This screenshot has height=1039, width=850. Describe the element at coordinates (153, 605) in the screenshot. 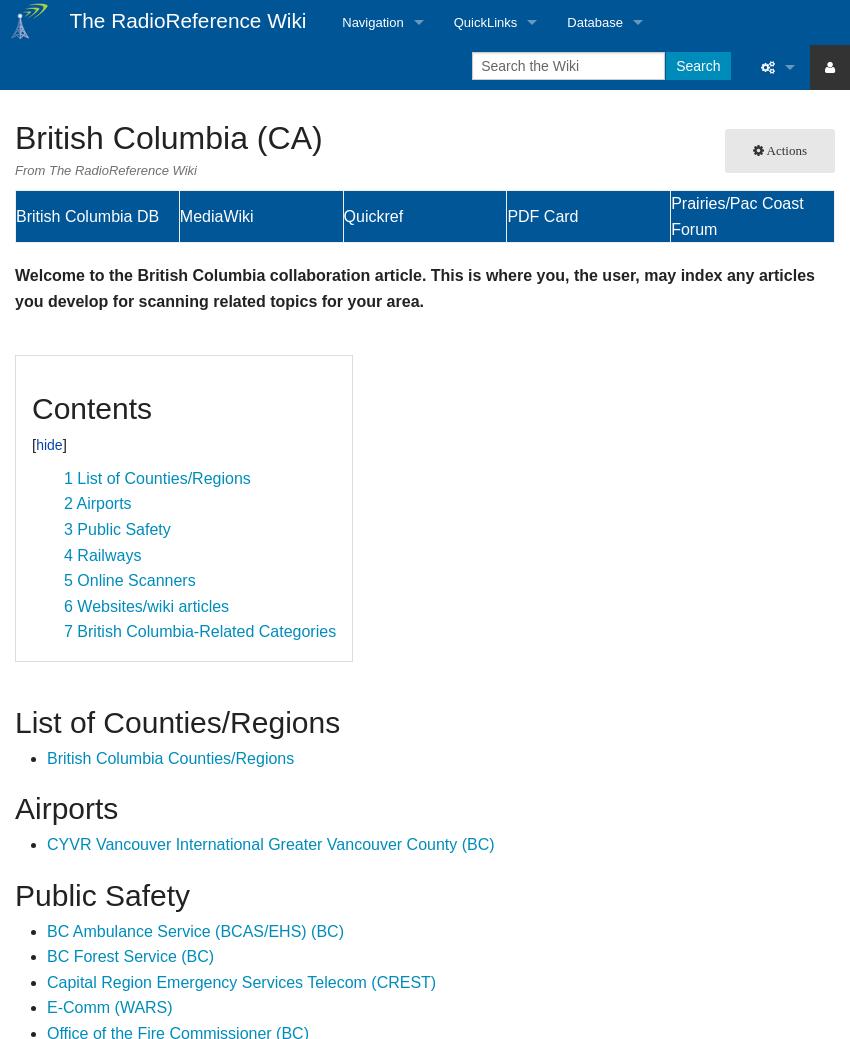

I see `'Websites/wiki articles'` at that location.